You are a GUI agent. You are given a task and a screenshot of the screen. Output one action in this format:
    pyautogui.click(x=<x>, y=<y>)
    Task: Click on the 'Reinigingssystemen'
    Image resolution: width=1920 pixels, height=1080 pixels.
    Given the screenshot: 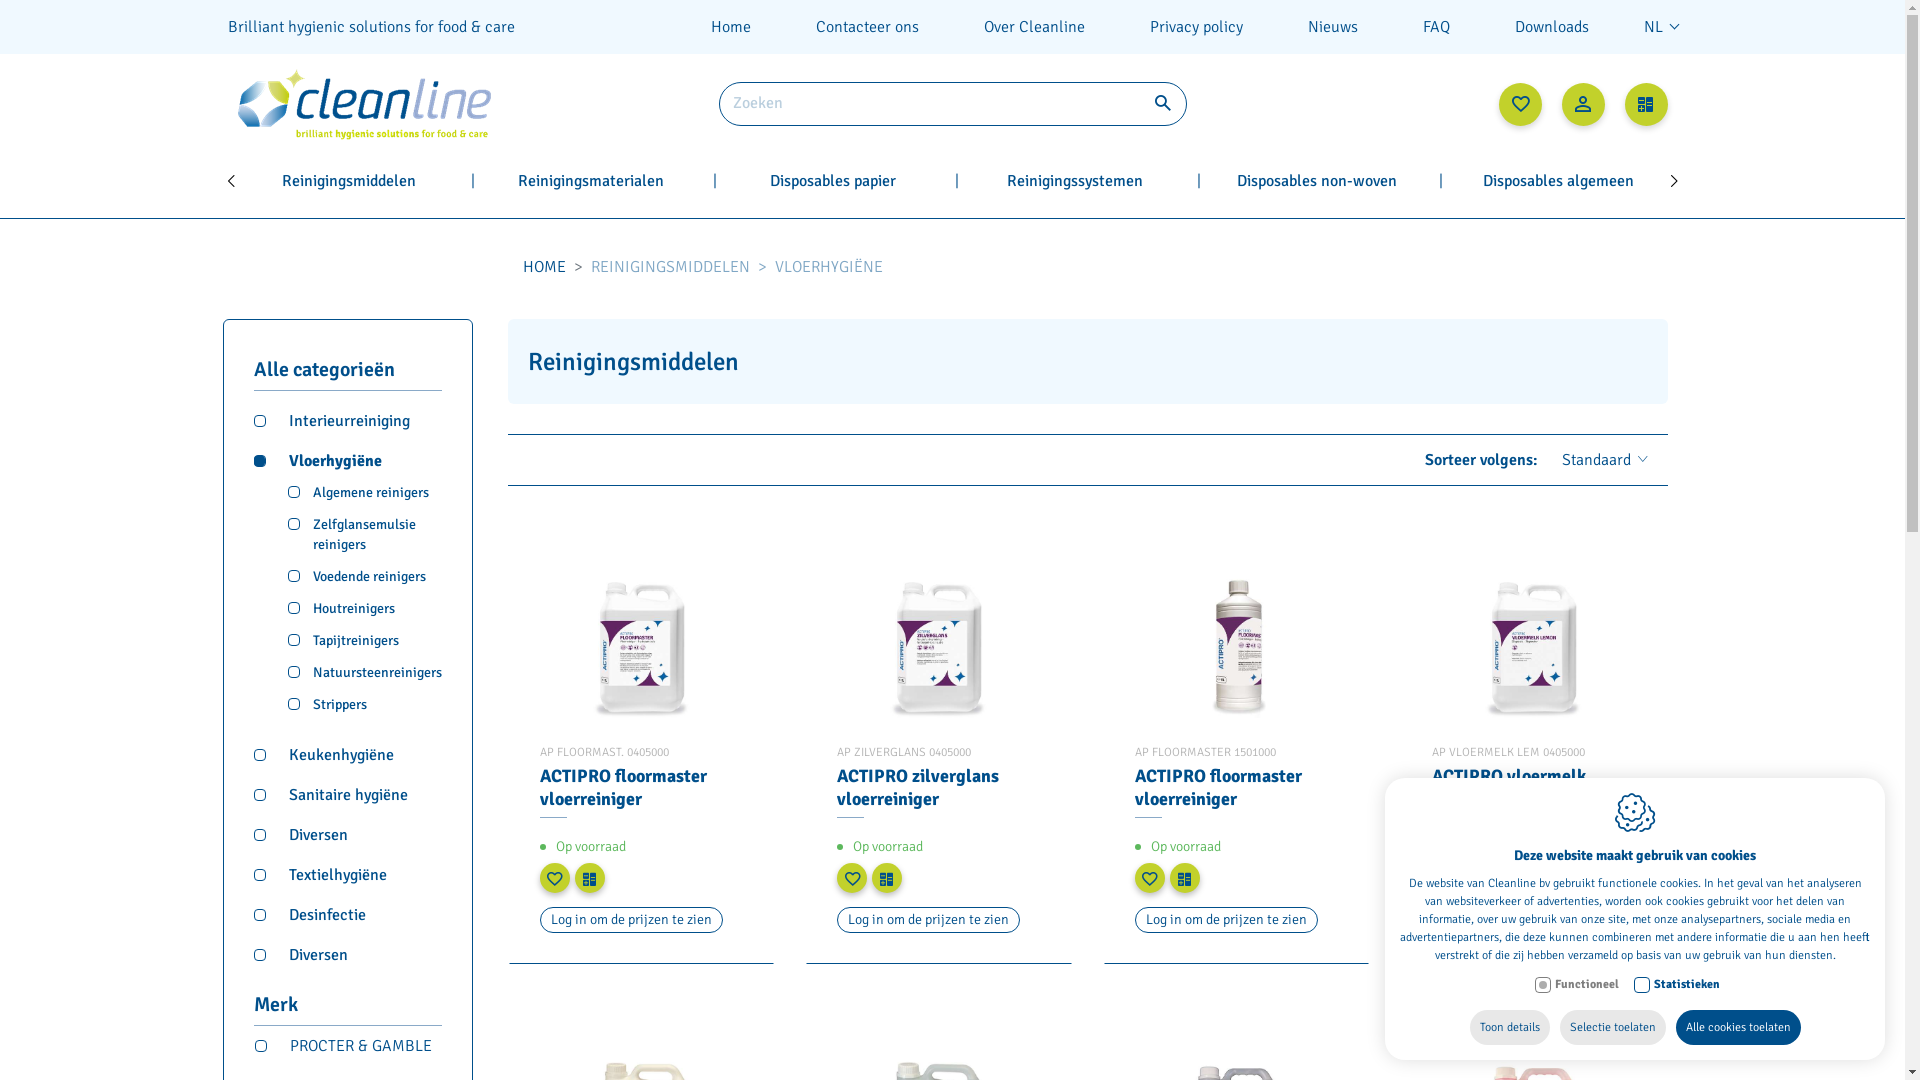 What is the action you would take?
    pyautogui.click(x=1073, y=181)
    